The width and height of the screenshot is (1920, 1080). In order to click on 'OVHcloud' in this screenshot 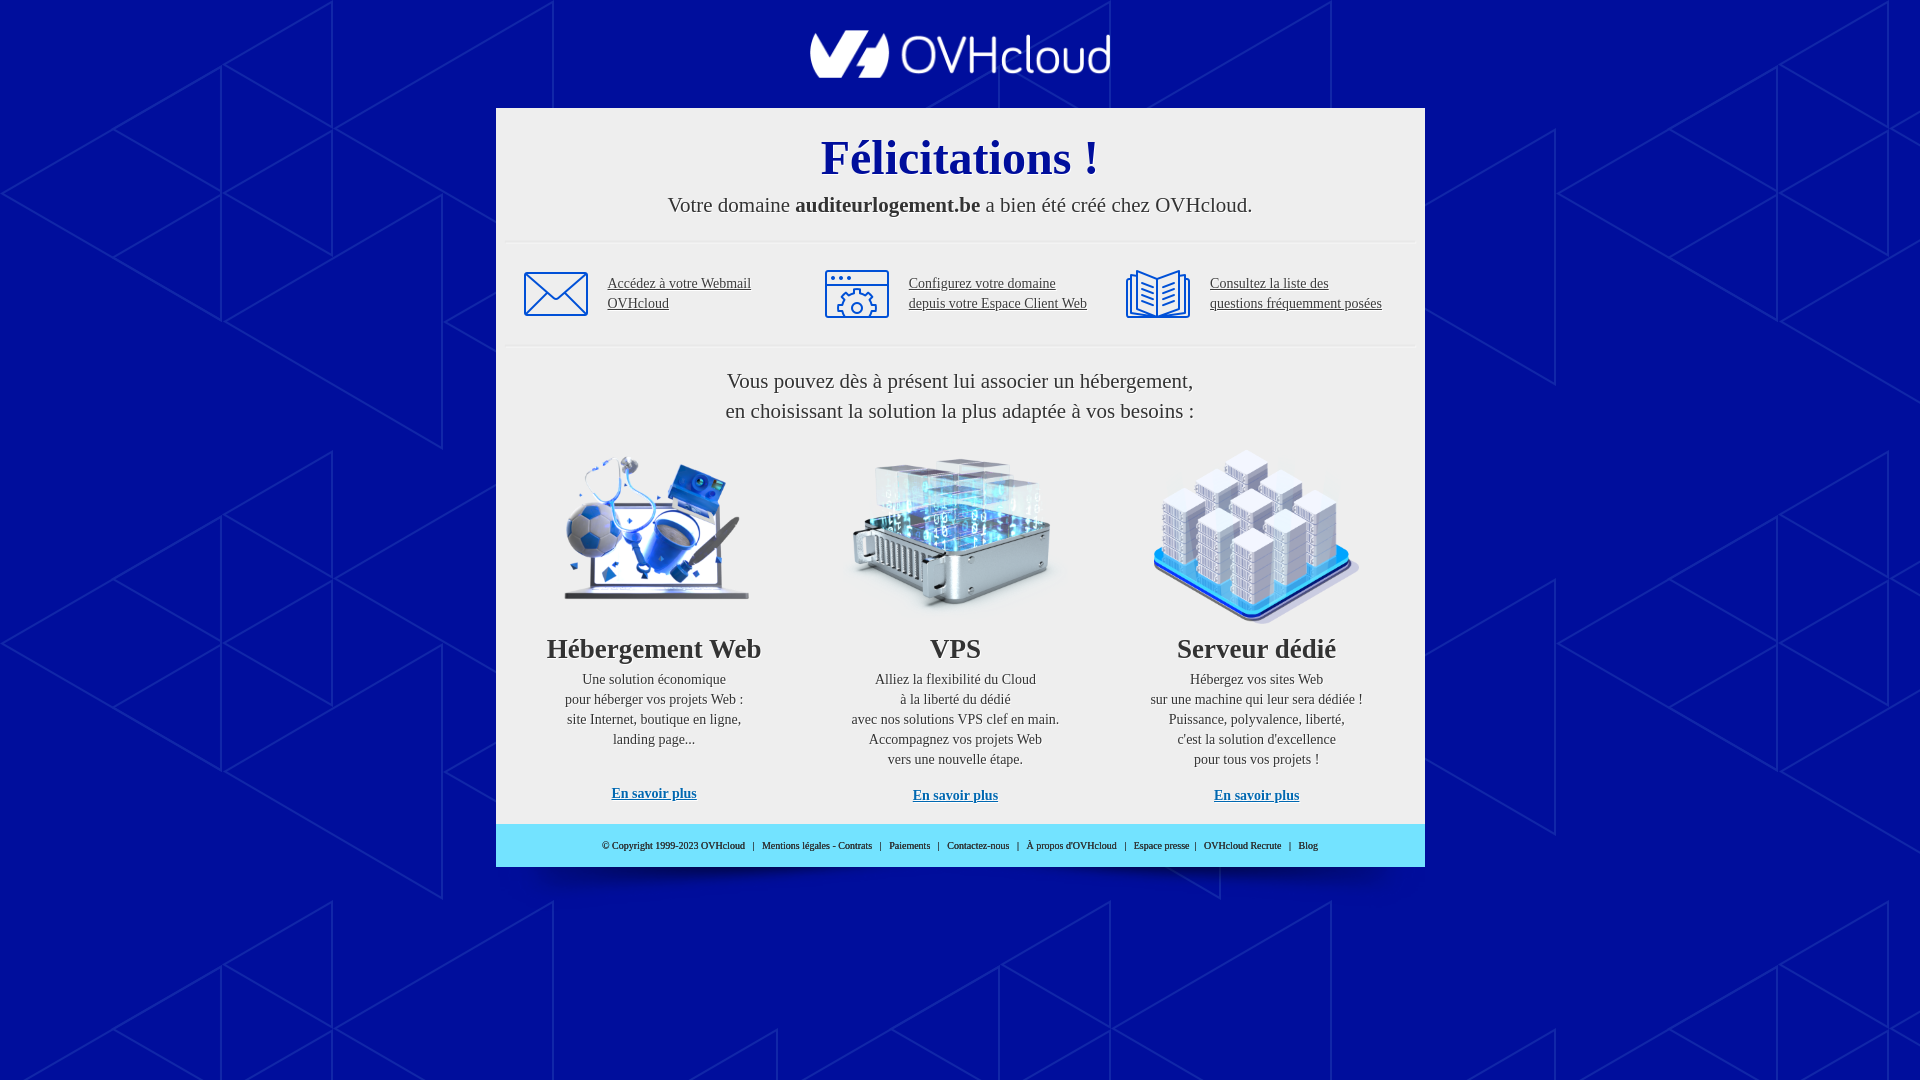, I will do `click(960, 71)`.